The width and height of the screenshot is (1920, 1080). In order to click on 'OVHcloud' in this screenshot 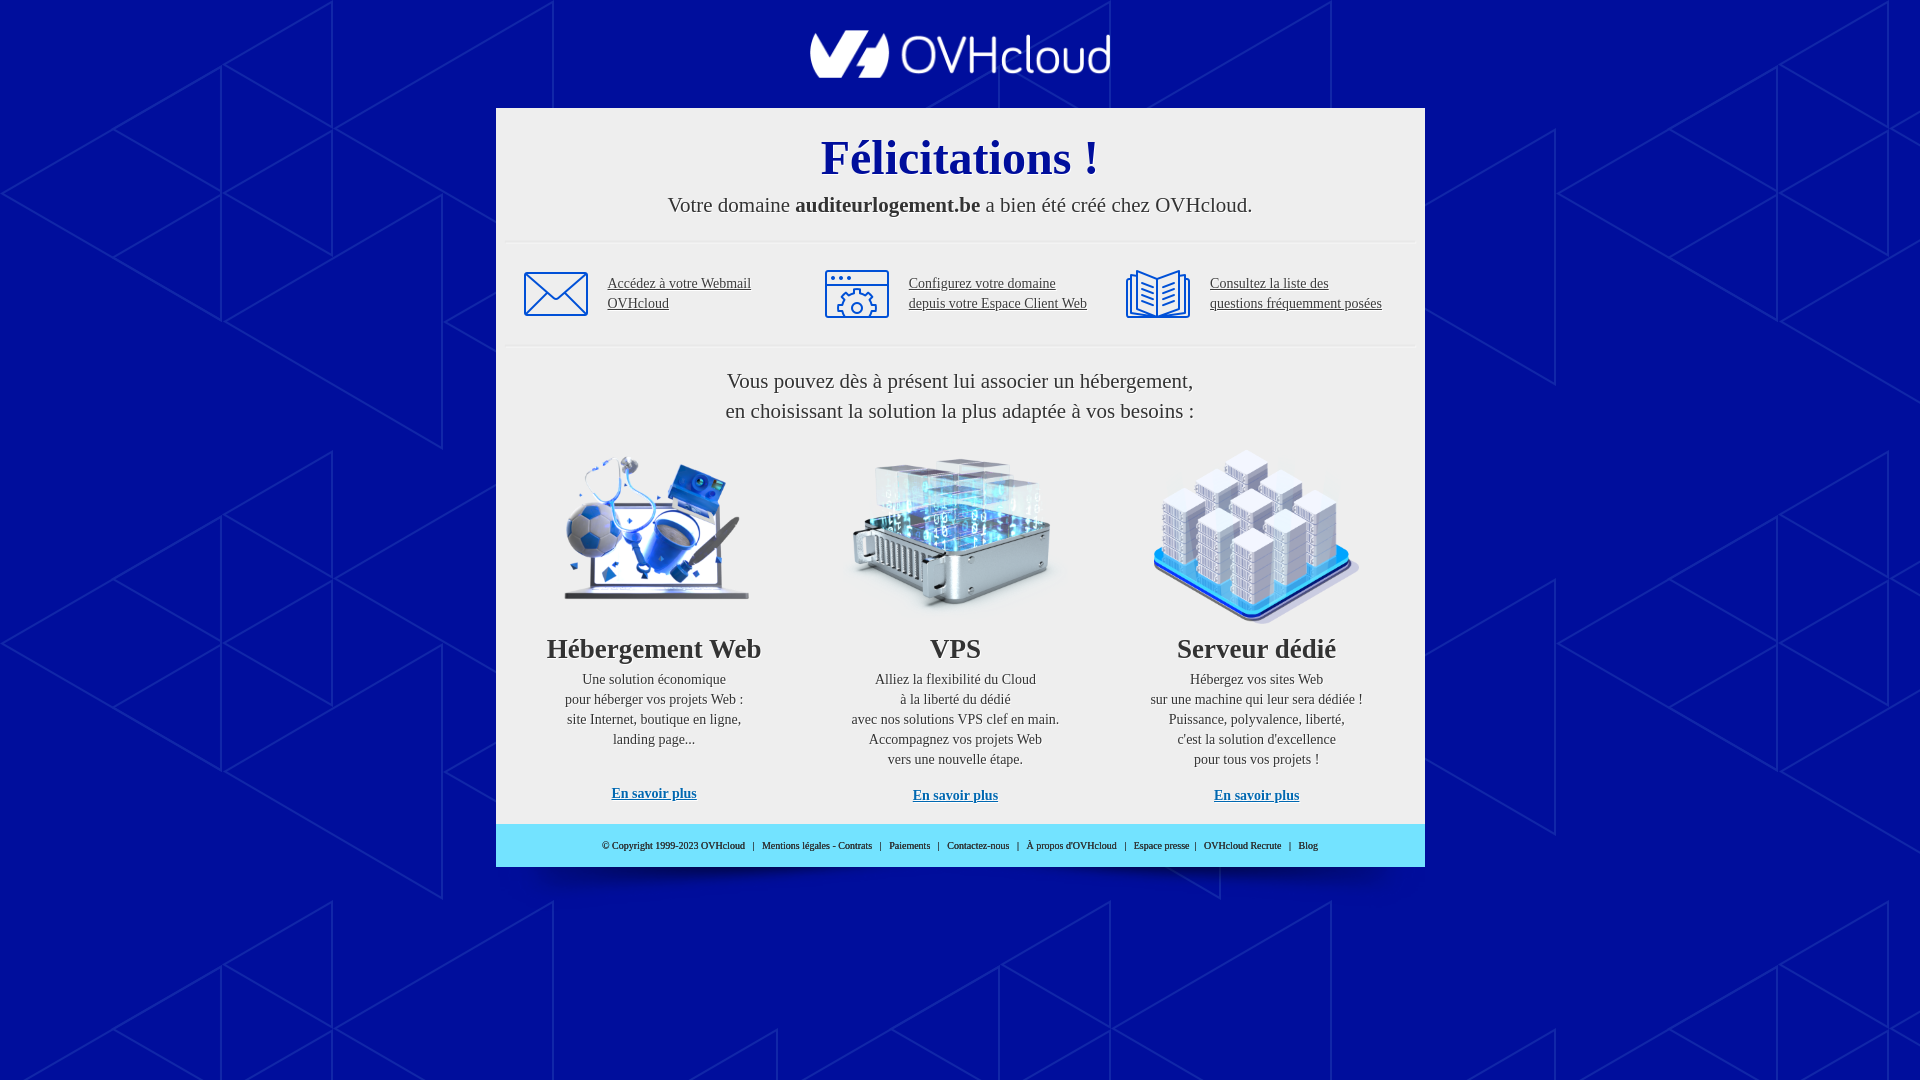, I will do `click(960, 71)`.